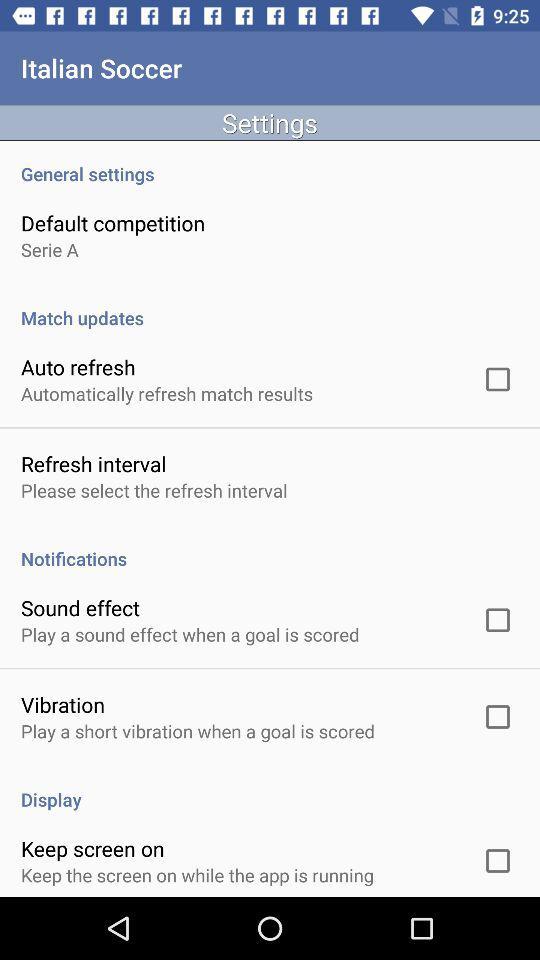 This screenshot has height=960, width=540. Describe the element at coordinates (270, 162) in the screenshot. I see `the general settings` at that location.